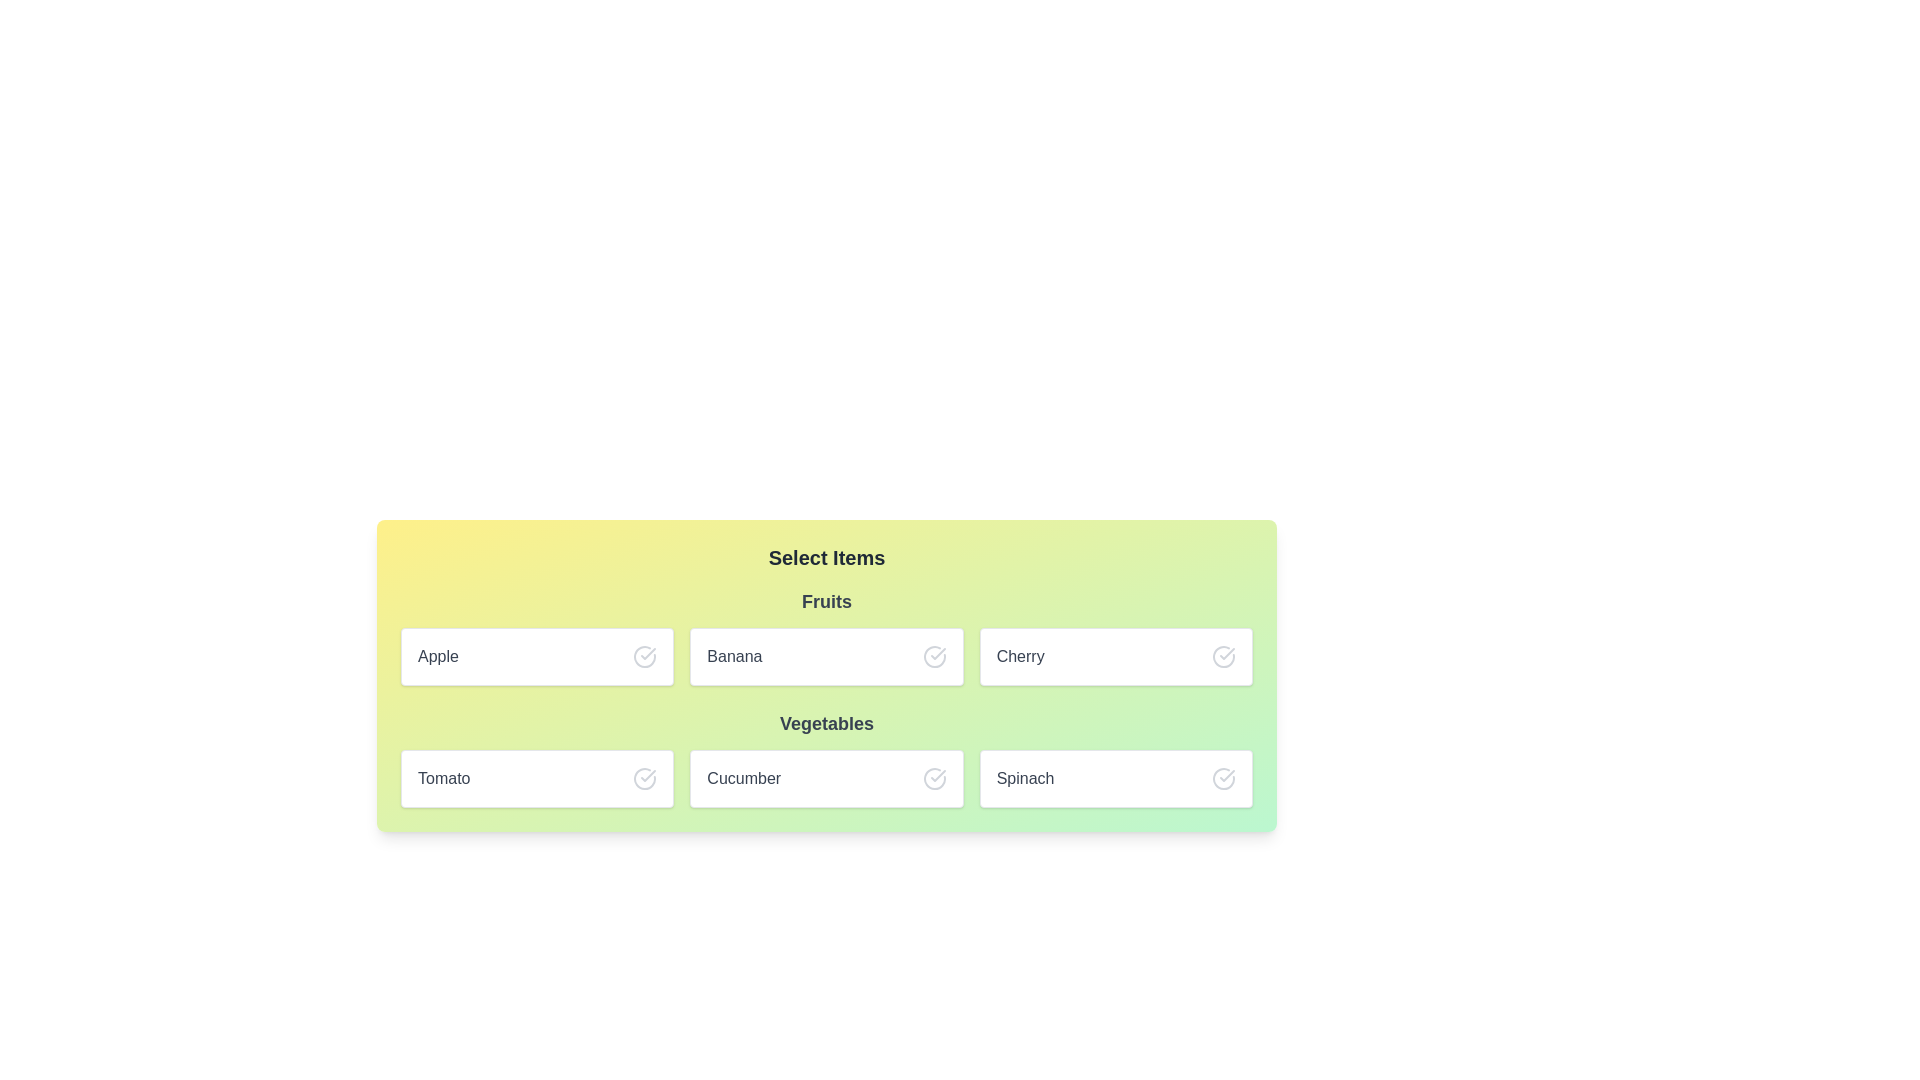 This screenshot has height=1080, width=1920. What do you see at coordinates (826, 778) in the screenshot?
I see `the 'Cucumber' button located in the lower row of the 'Vegetables' grid` at bounding box center [826, 778].